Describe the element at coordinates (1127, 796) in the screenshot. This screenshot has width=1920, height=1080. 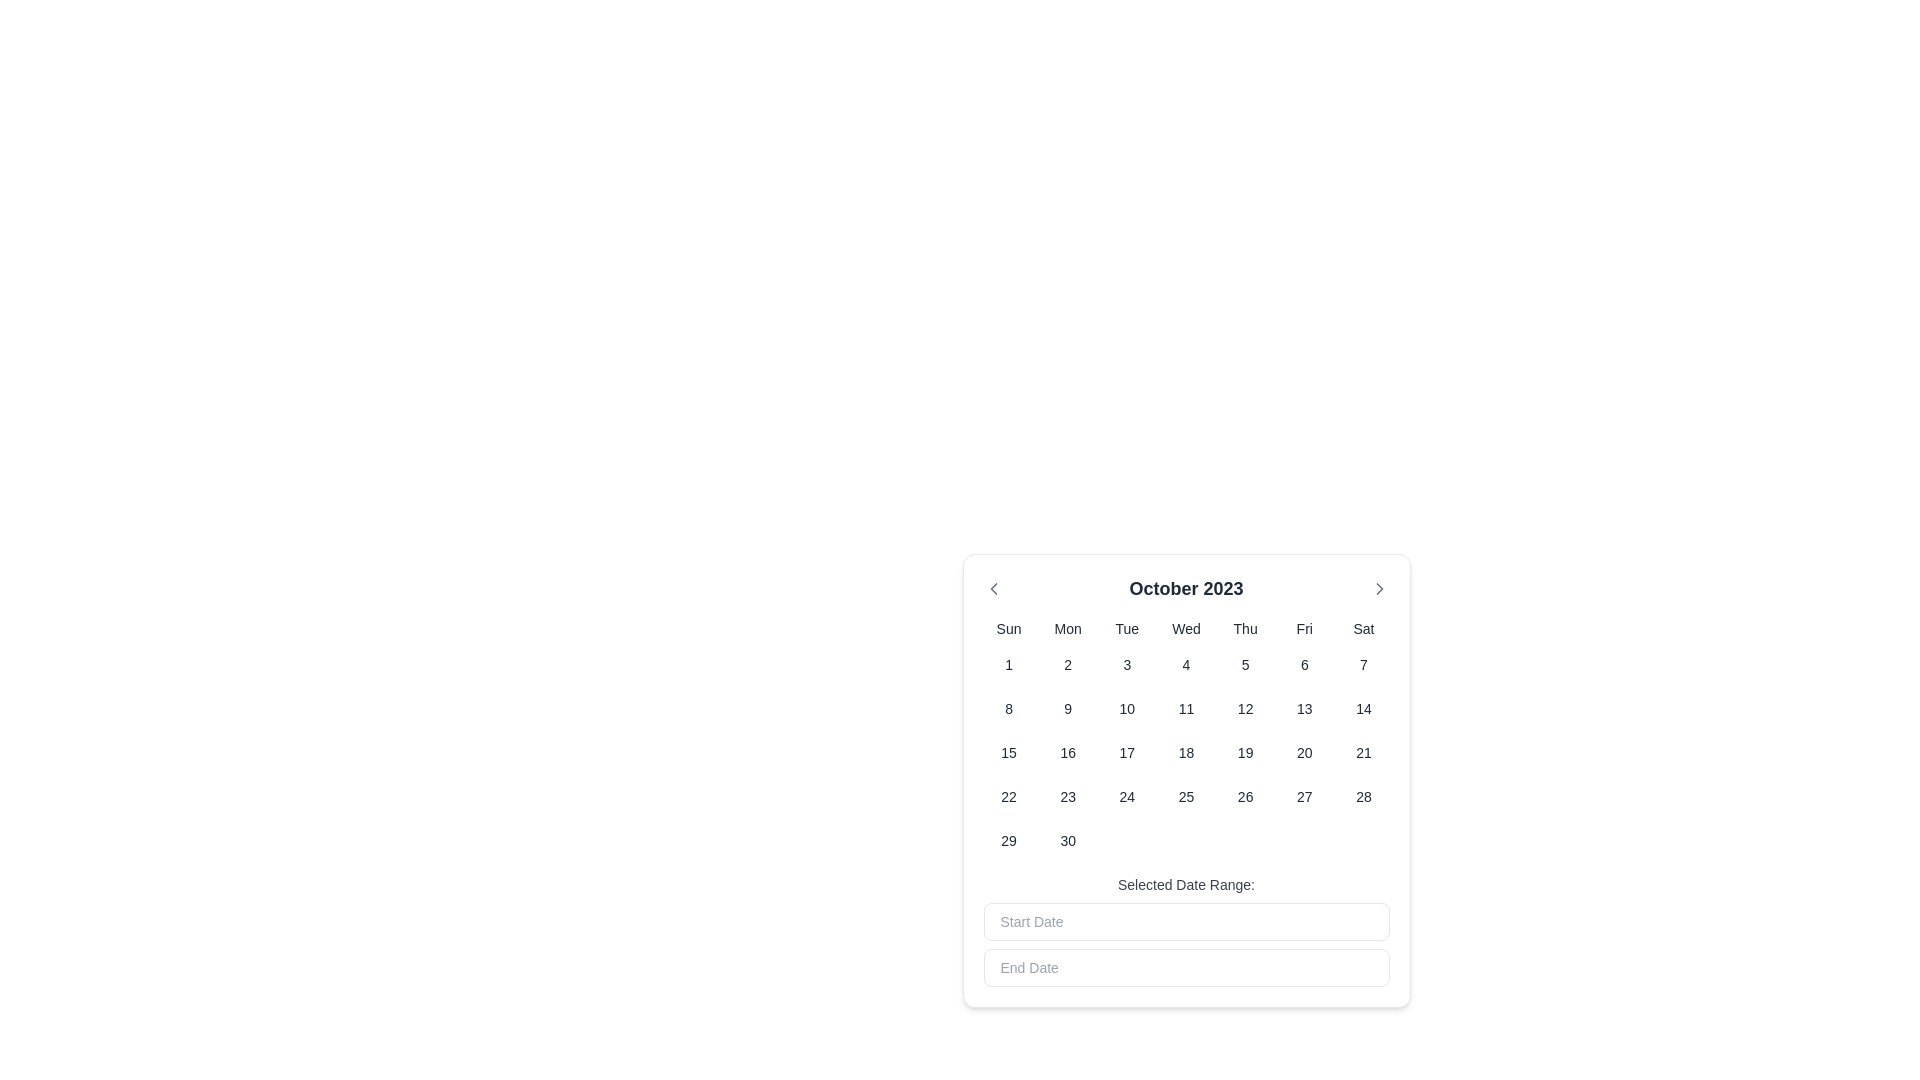
I see `the interactive button displaying the number '24' in the calendar grid` at that location.